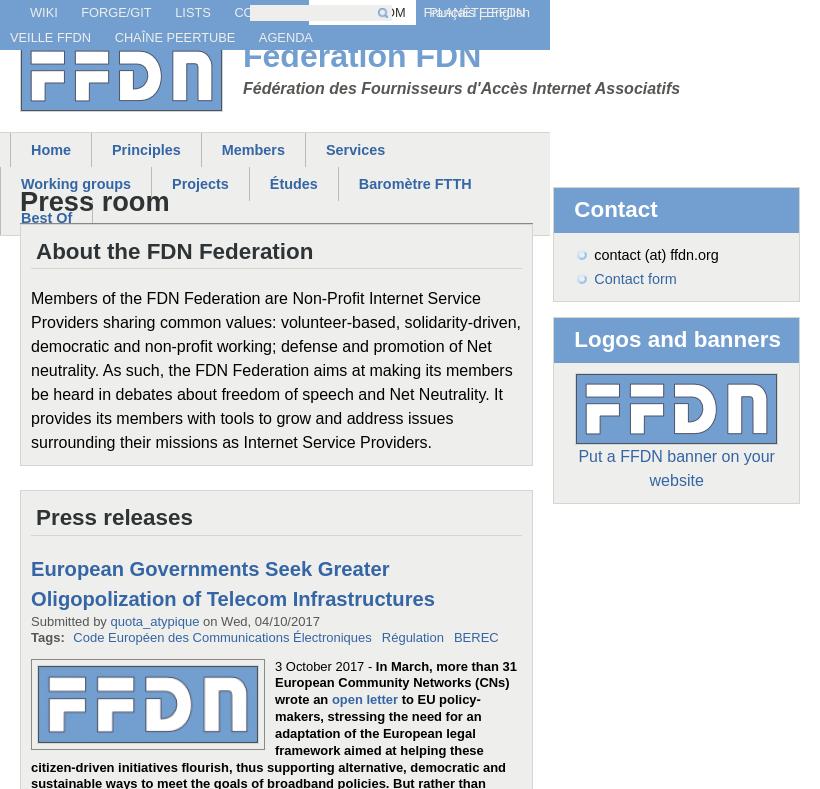 The height and width of the screenshot is (789, 820). What do you see at coordinates (34, 250) in the screenshot?
I see `'About the FDN Federation'` at bounding box center [34, 250].